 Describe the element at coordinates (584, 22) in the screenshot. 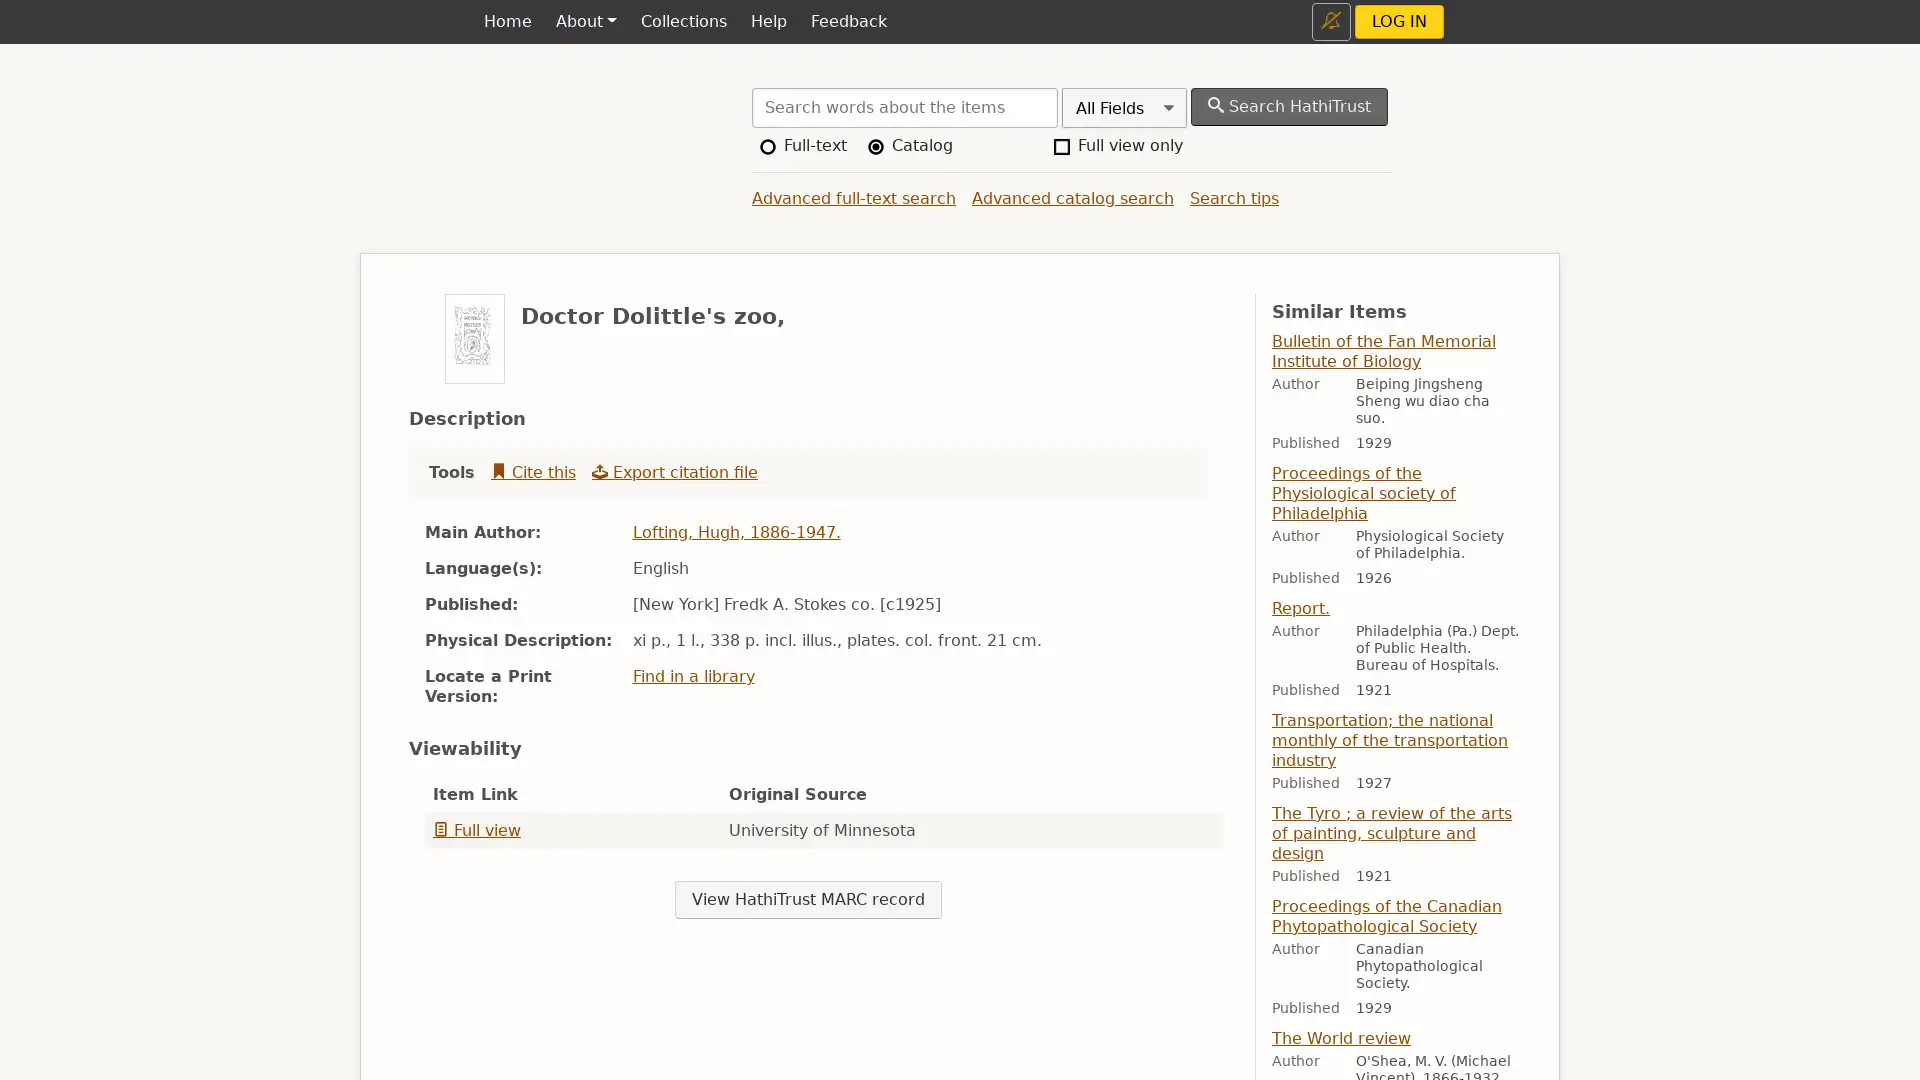

I see `About` at that location.